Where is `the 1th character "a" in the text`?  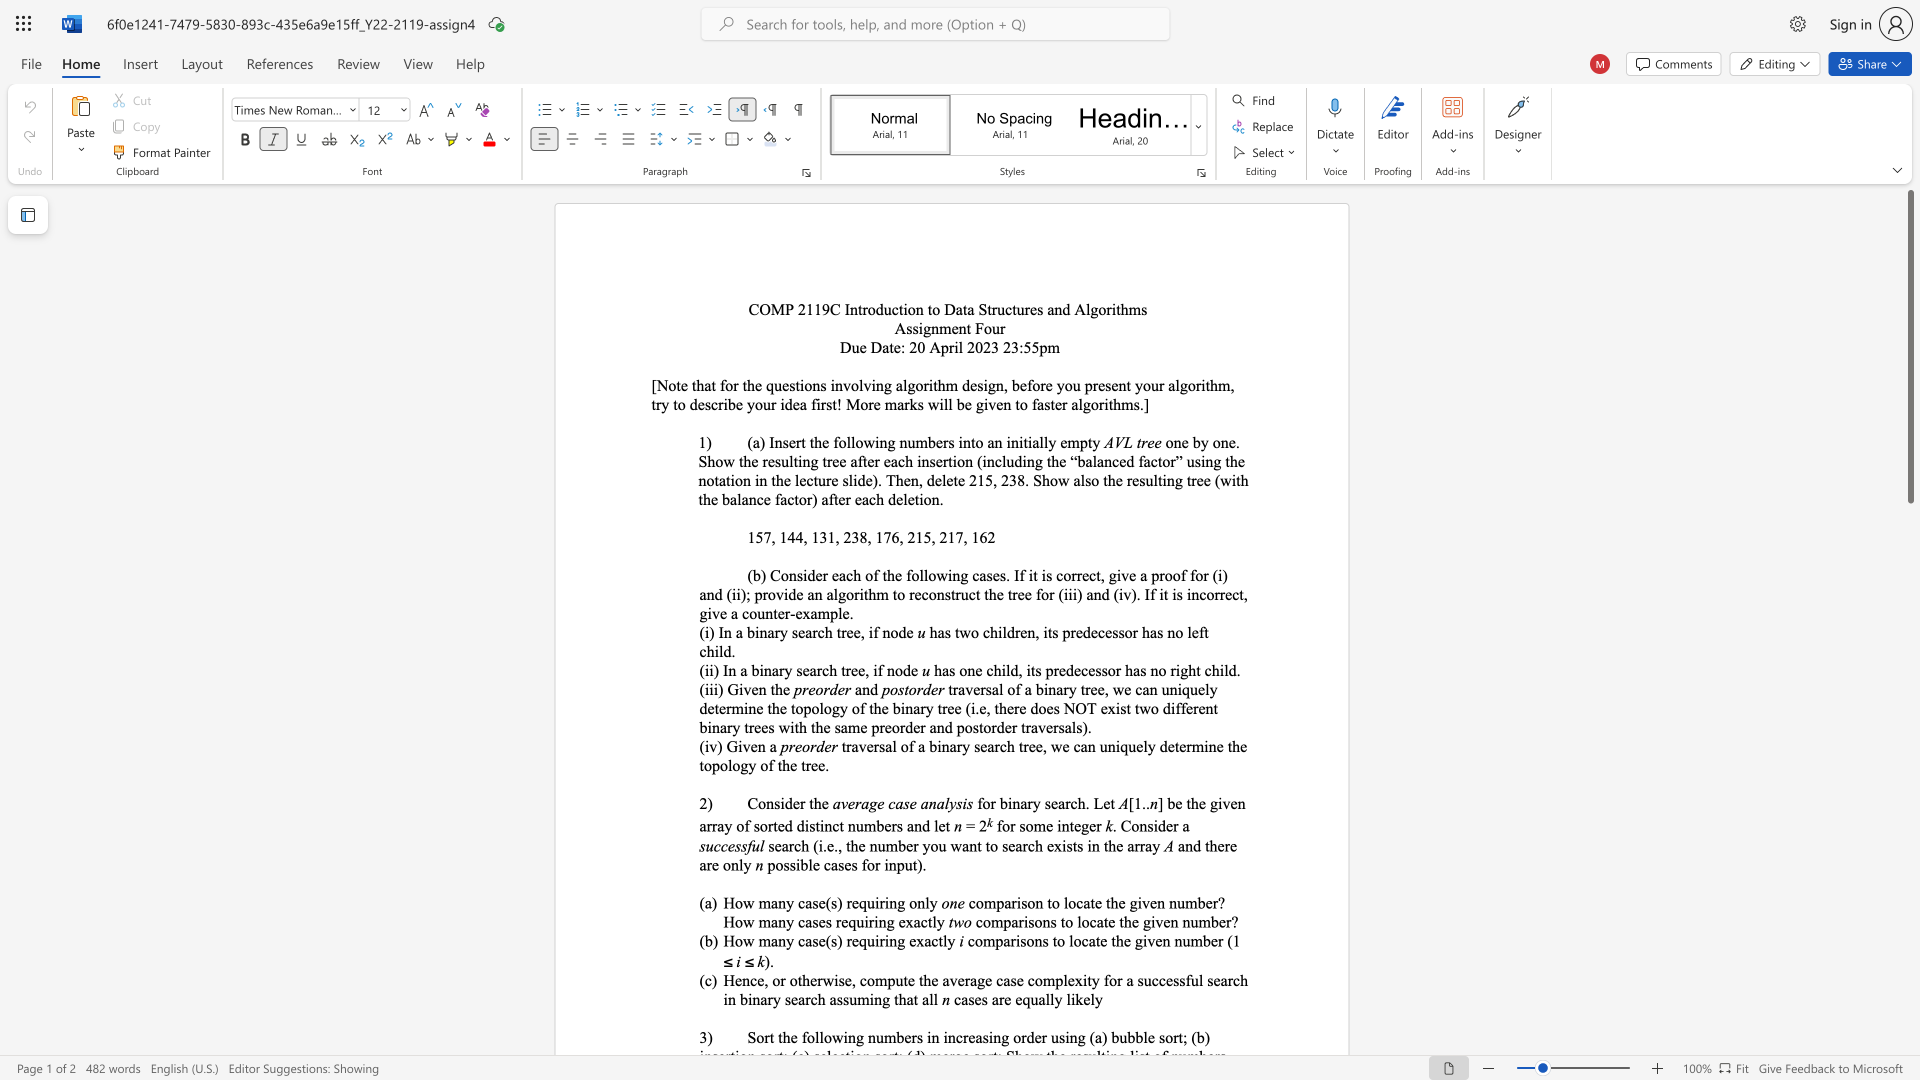
the 1th character "a" in the text is located at coordinates (773, 903).